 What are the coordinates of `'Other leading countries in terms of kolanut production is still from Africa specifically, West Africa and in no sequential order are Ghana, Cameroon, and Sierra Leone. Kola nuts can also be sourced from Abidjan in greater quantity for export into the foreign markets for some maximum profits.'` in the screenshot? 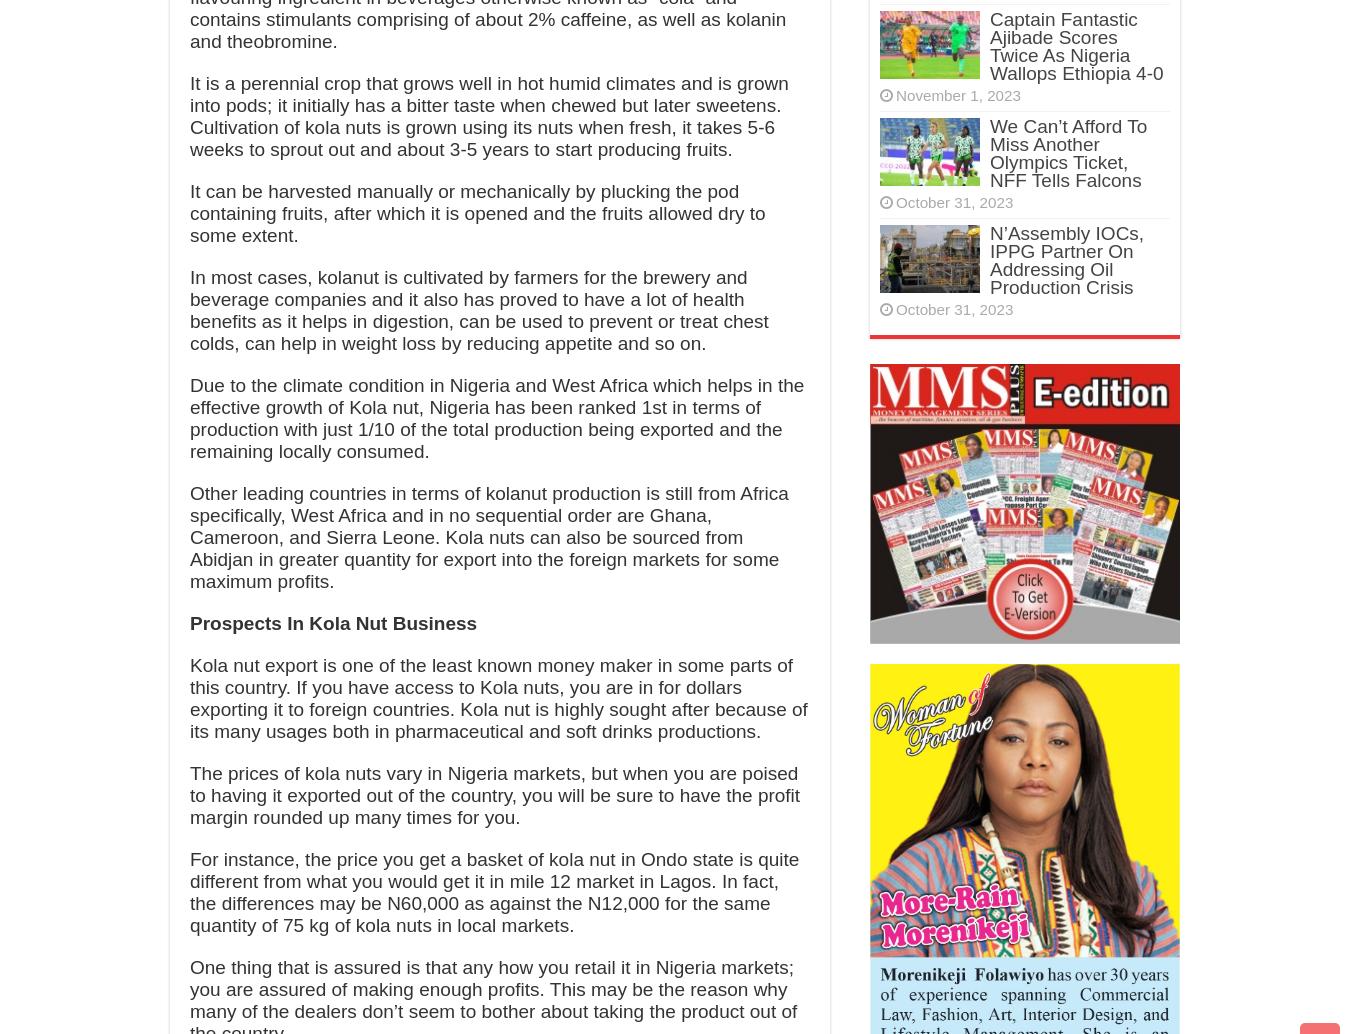 It's located at (487, 537).